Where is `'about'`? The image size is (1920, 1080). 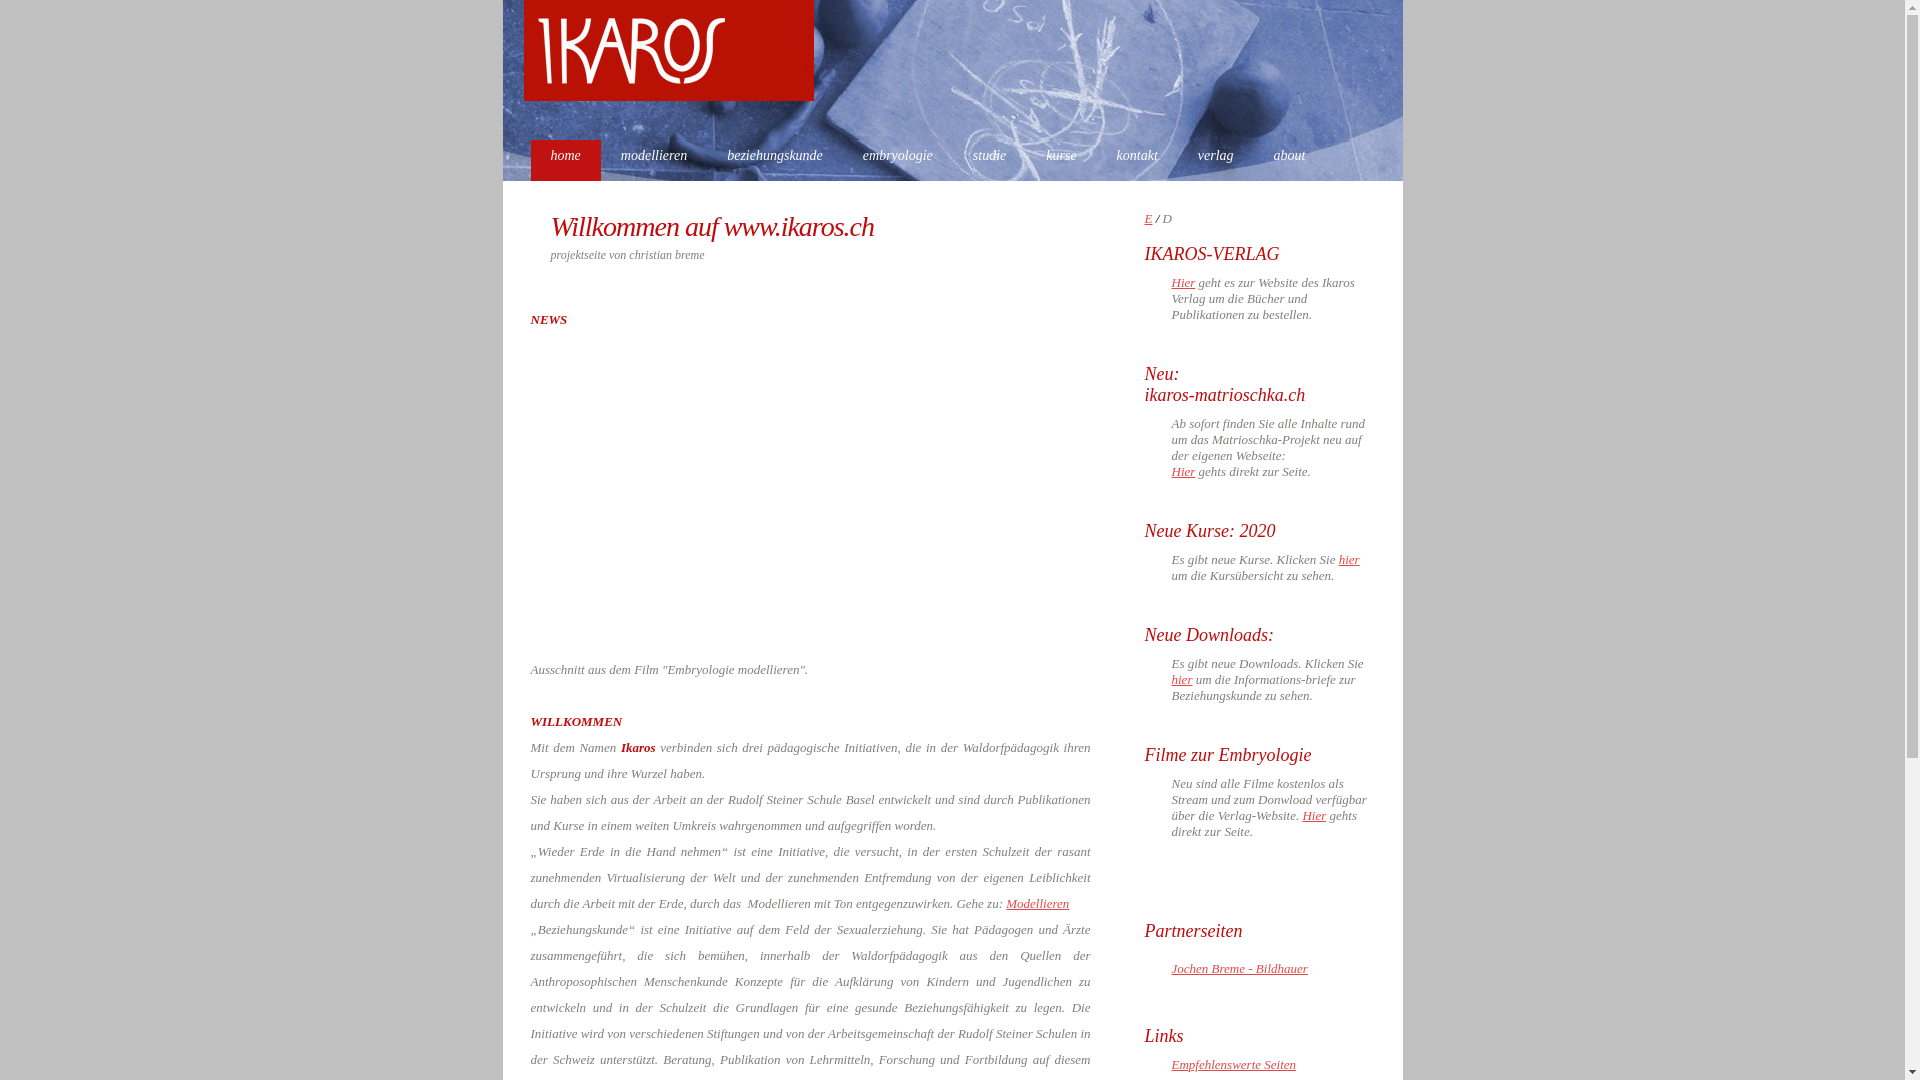
'about' is located at coordinates (1290, 159).